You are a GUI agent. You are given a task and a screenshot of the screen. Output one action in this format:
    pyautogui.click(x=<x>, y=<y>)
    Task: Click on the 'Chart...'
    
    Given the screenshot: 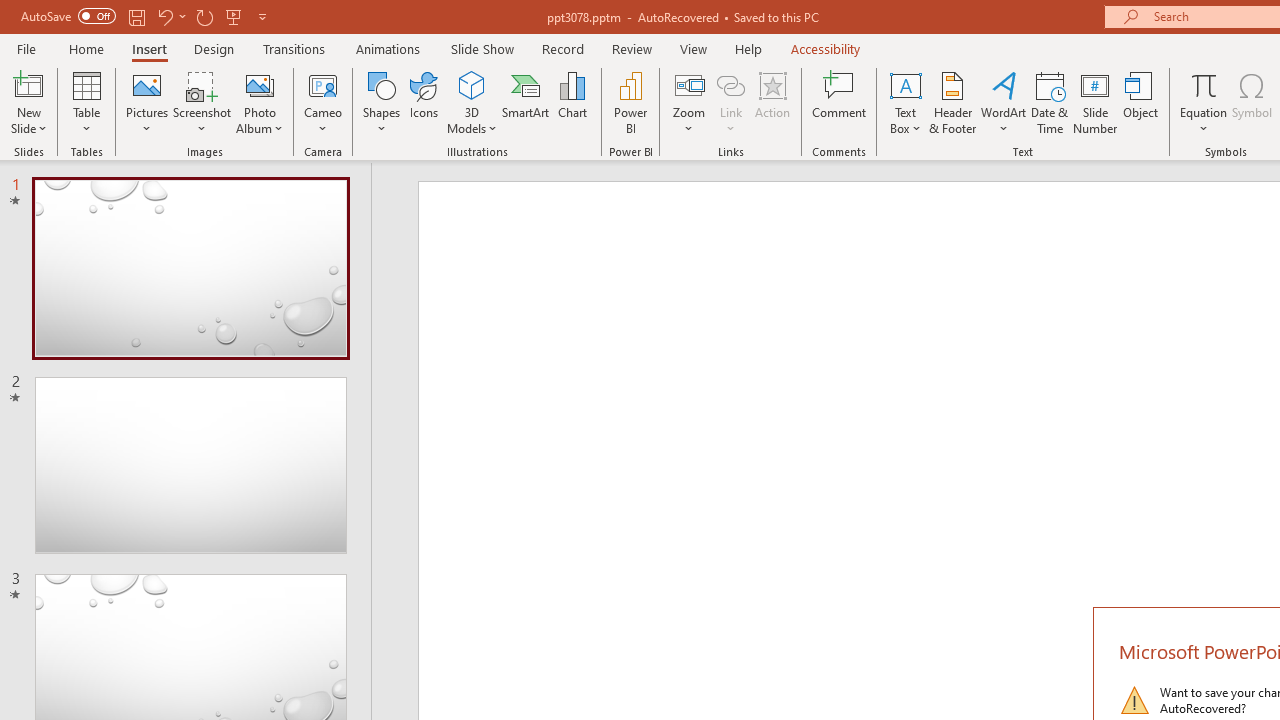 What is the action you would take?
    pyautogui.click(x=571, y=103)
    